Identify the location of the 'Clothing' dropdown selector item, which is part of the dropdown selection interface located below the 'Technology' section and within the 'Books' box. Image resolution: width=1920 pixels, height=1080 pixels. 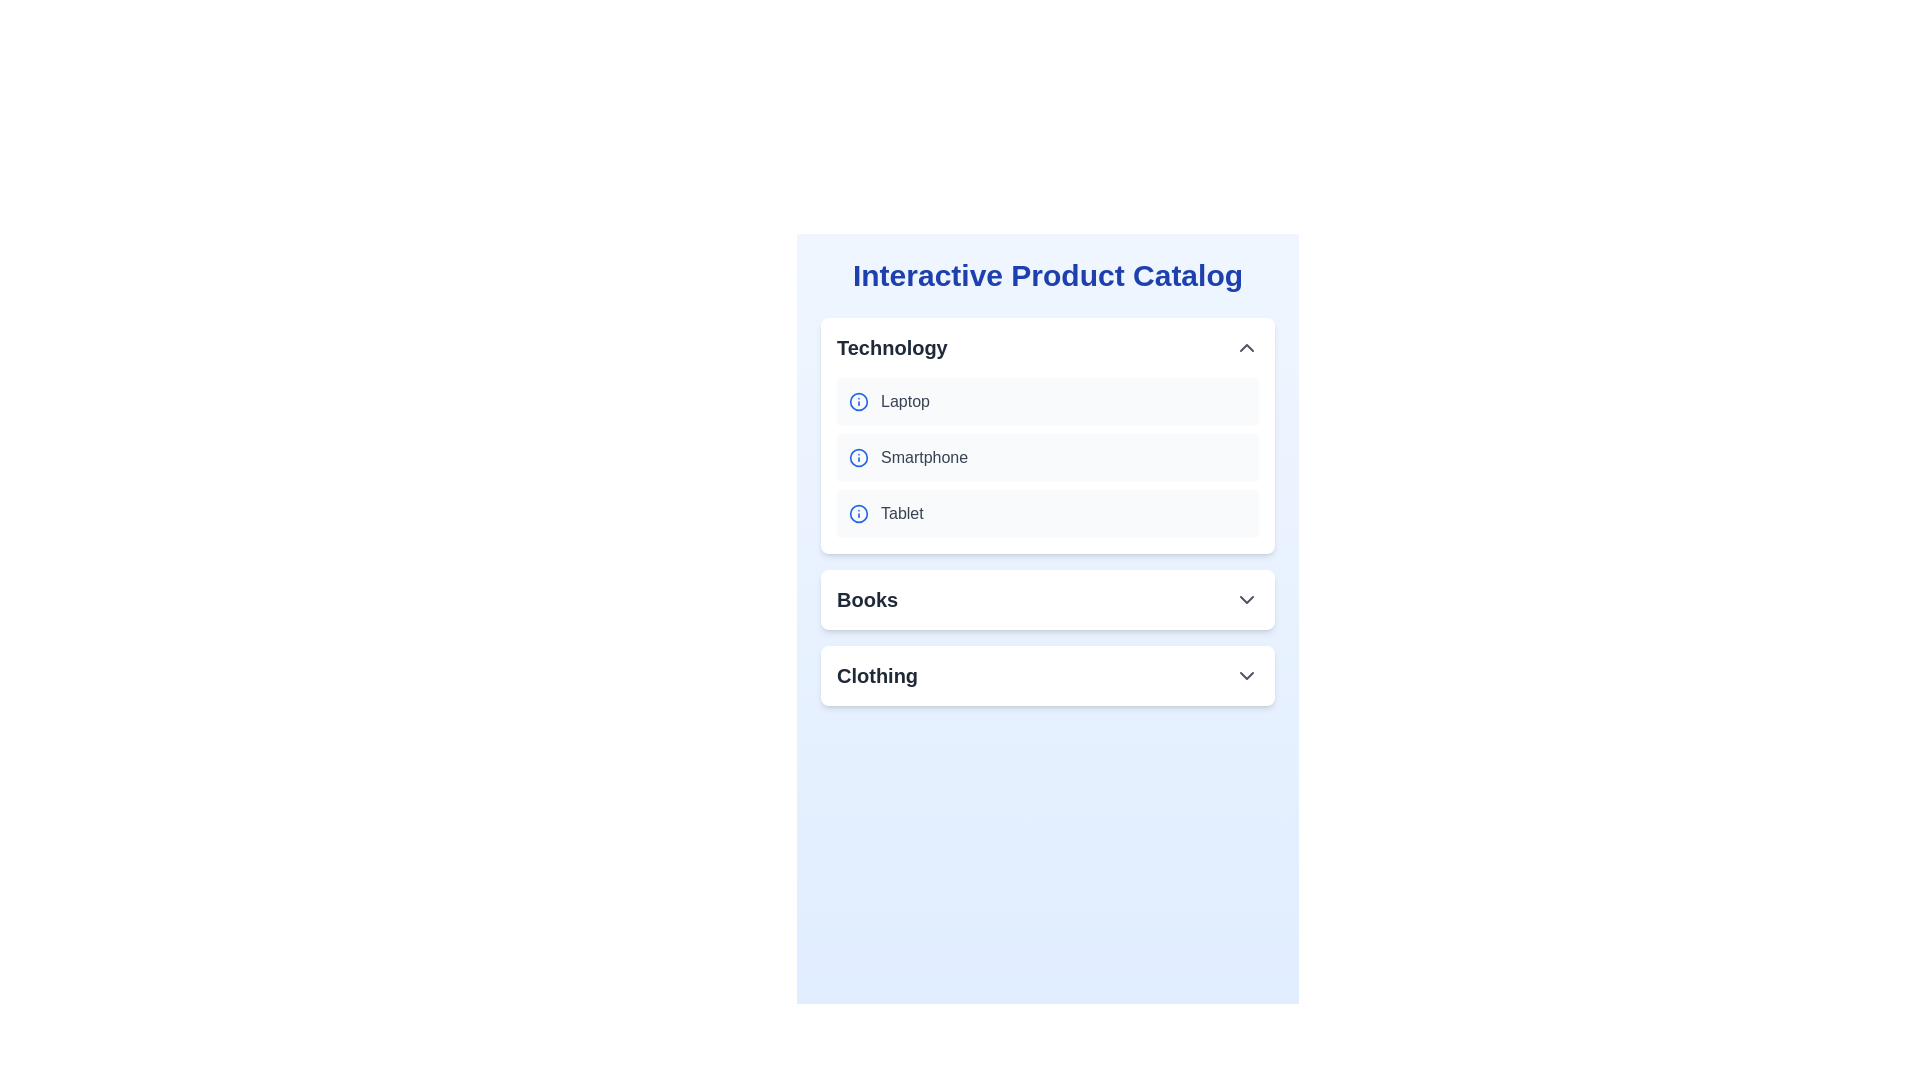
(1046, 675).